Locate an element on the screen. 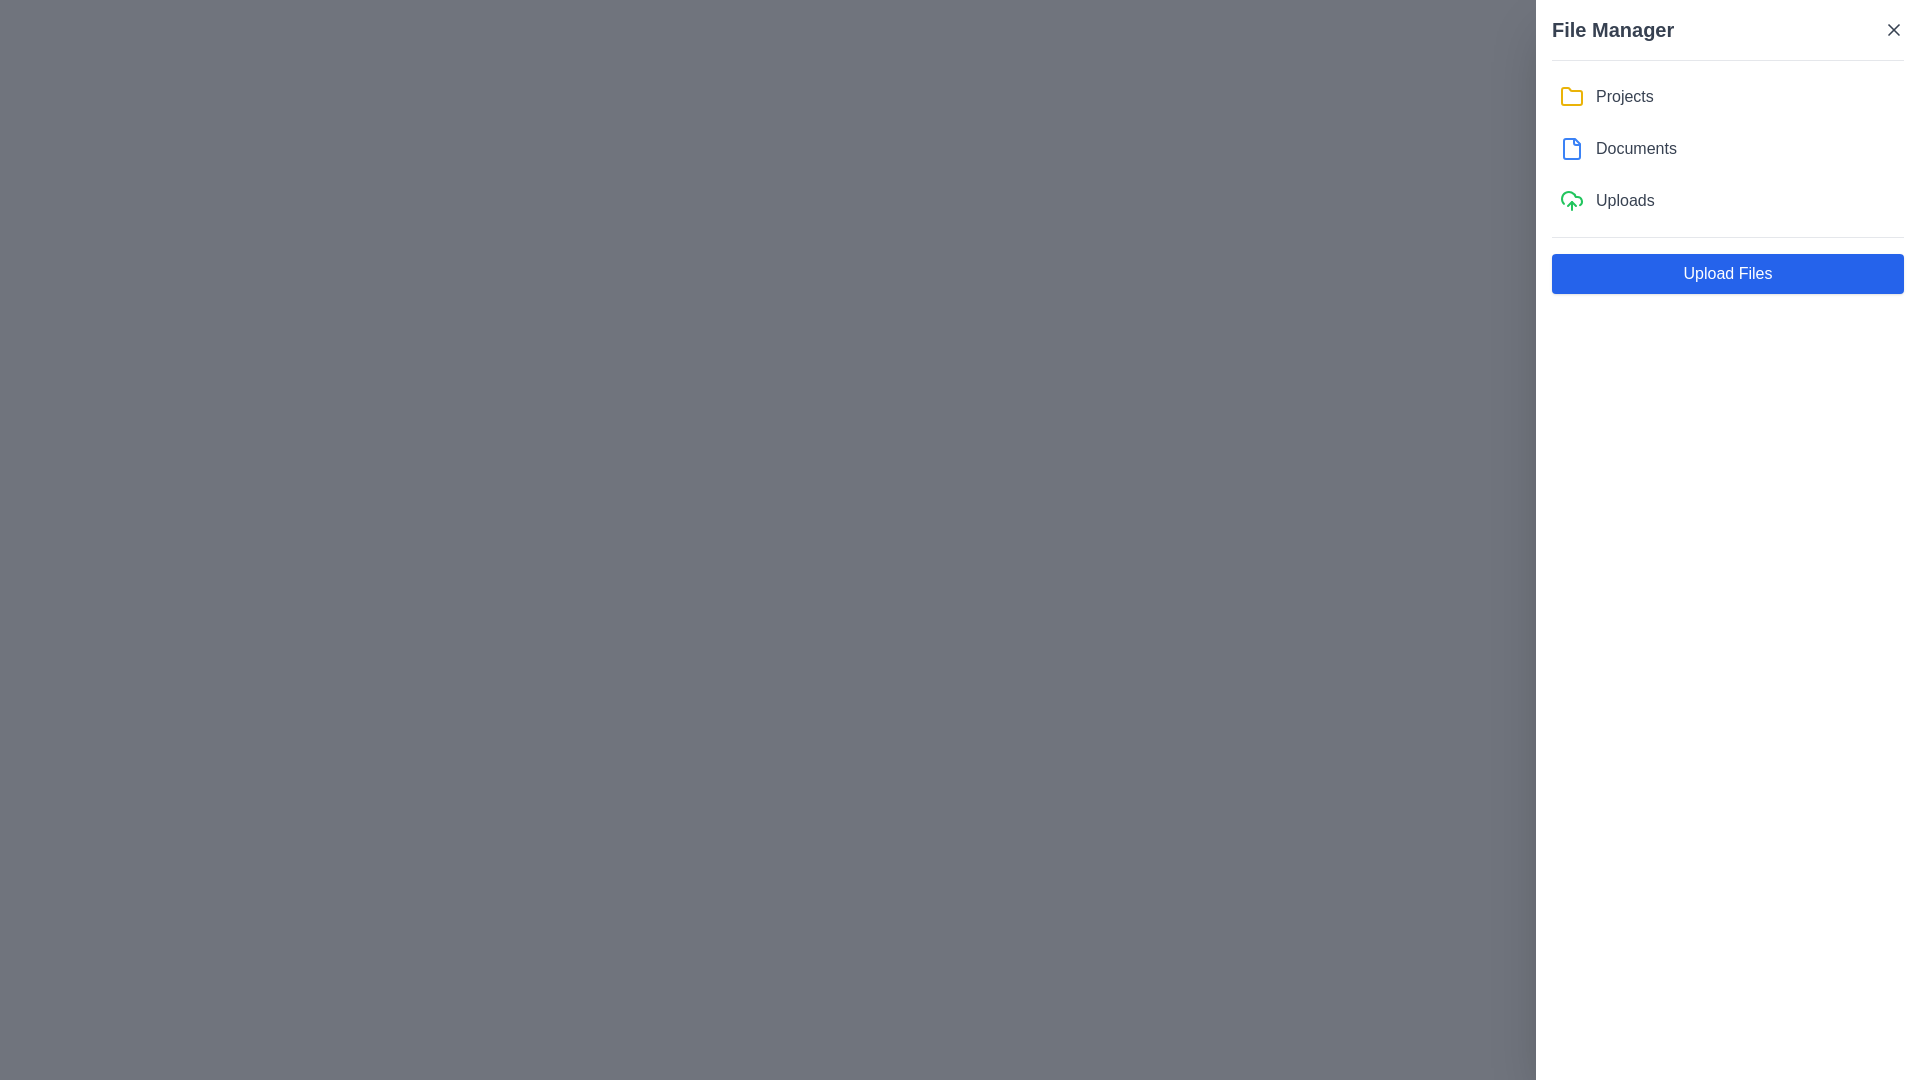 This screenshot has width=1920, height=1080. the 'Uploads' button, which features a green upward-pointing arrow inside a cloud and is located under the 'File Manager' section is located at coordinates (1727, 200).